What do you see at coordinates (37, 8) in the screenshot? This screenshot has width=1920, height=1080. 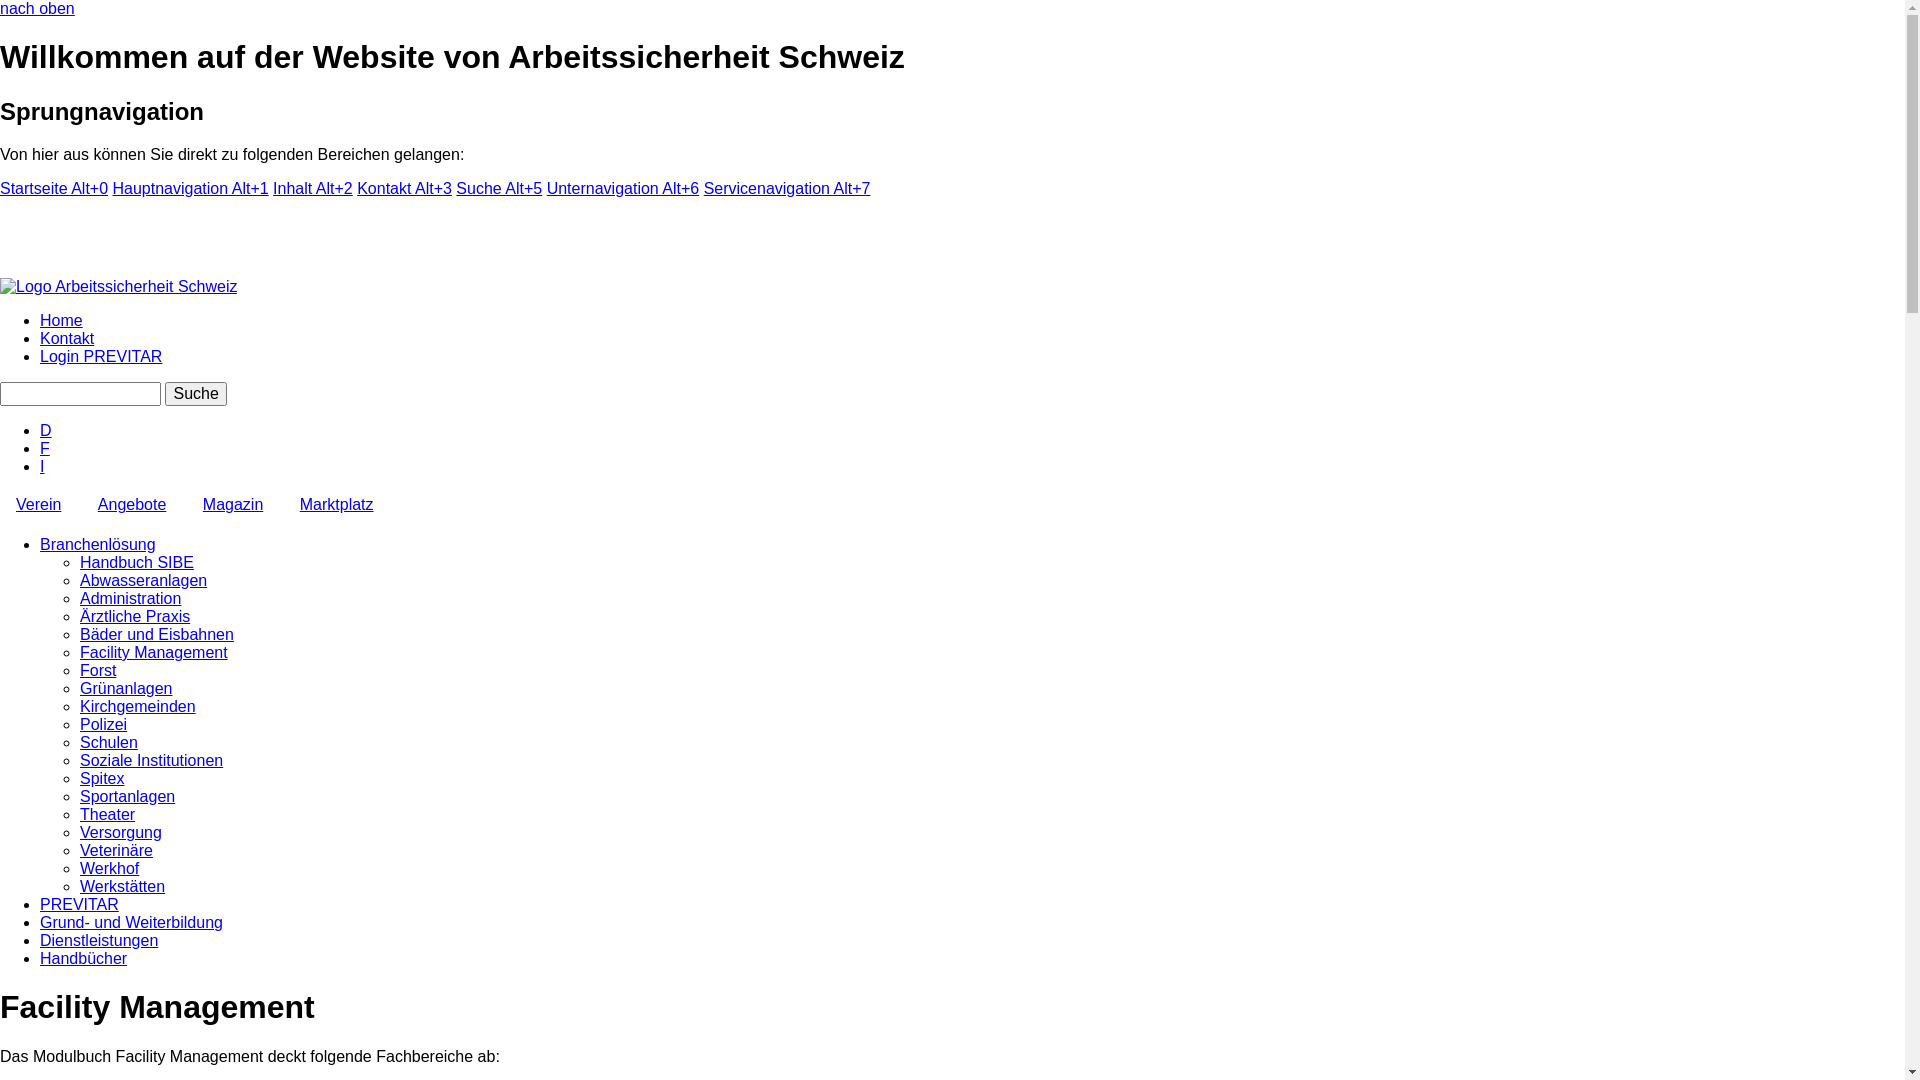 I see `'nach oben'` at bounding box center [37, 8].